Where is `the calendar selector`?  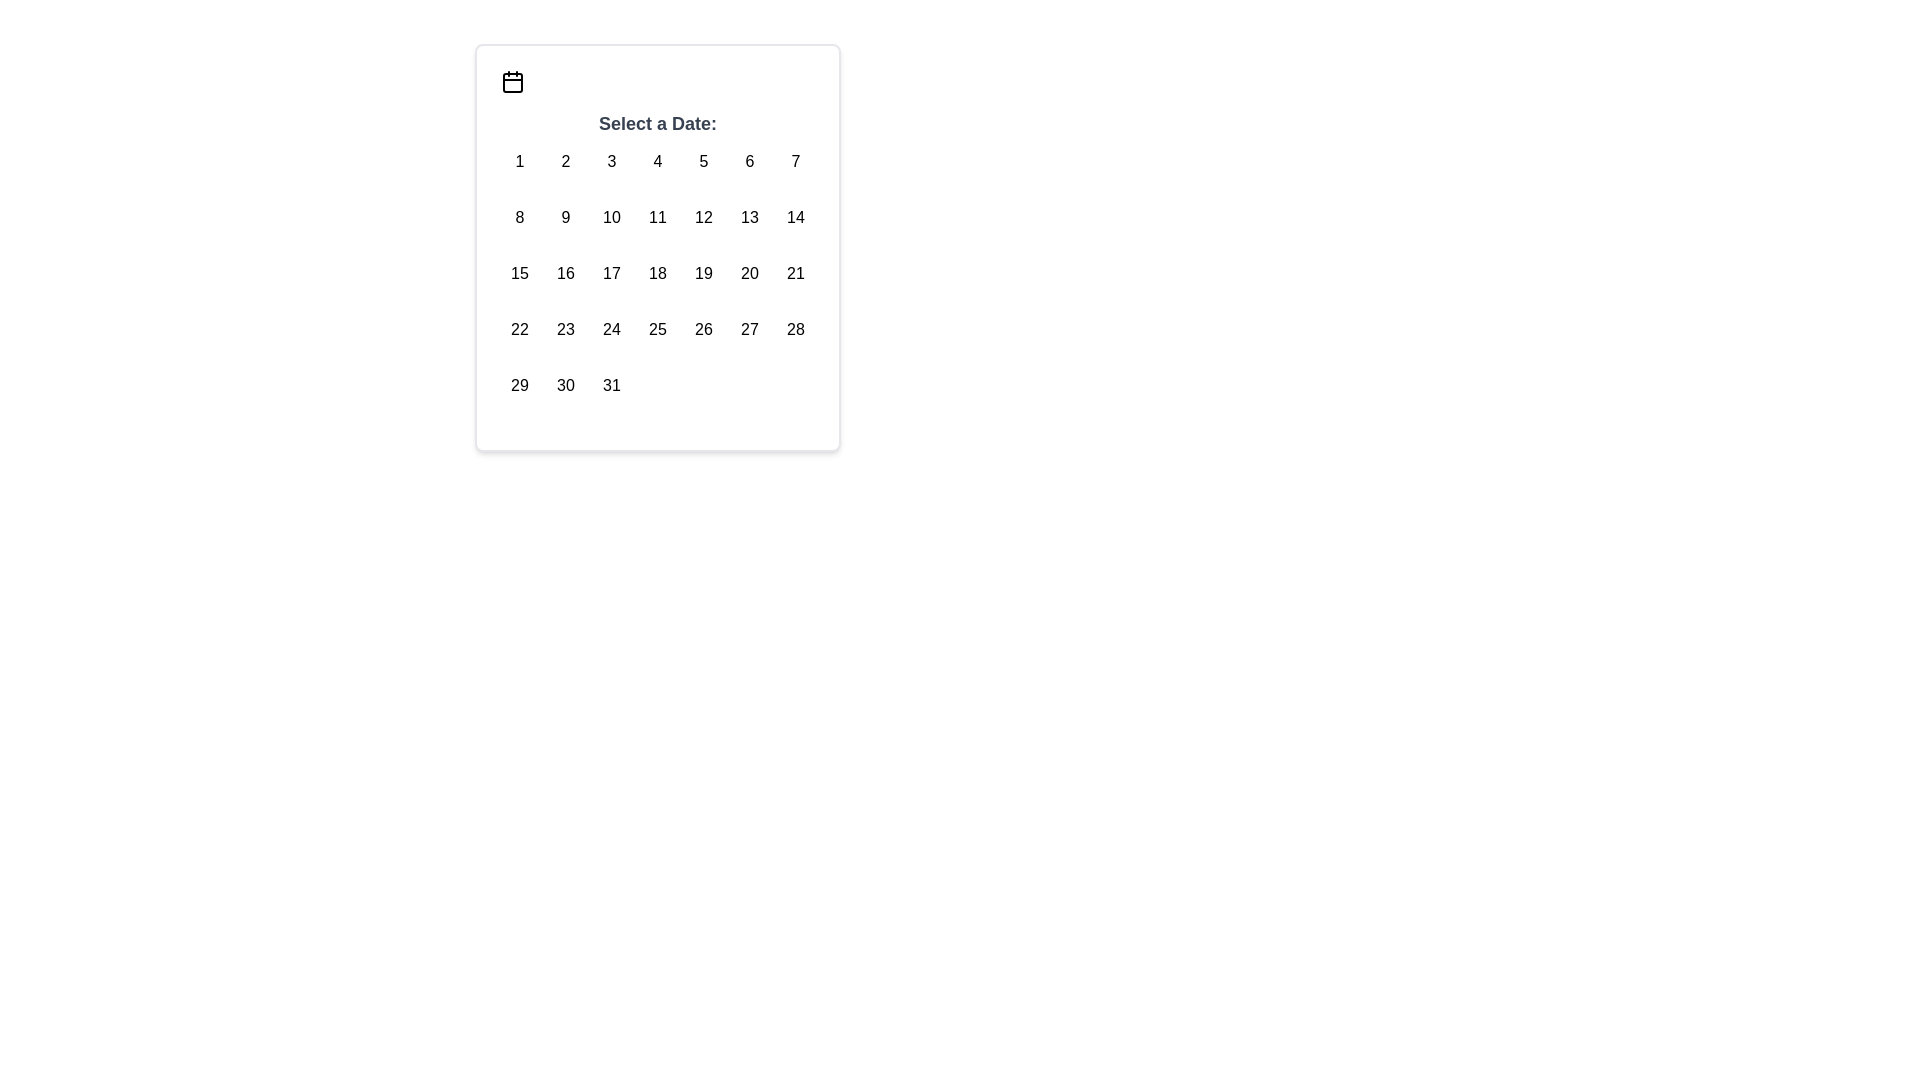
the calendar selector is located at coordinates (657, 246).